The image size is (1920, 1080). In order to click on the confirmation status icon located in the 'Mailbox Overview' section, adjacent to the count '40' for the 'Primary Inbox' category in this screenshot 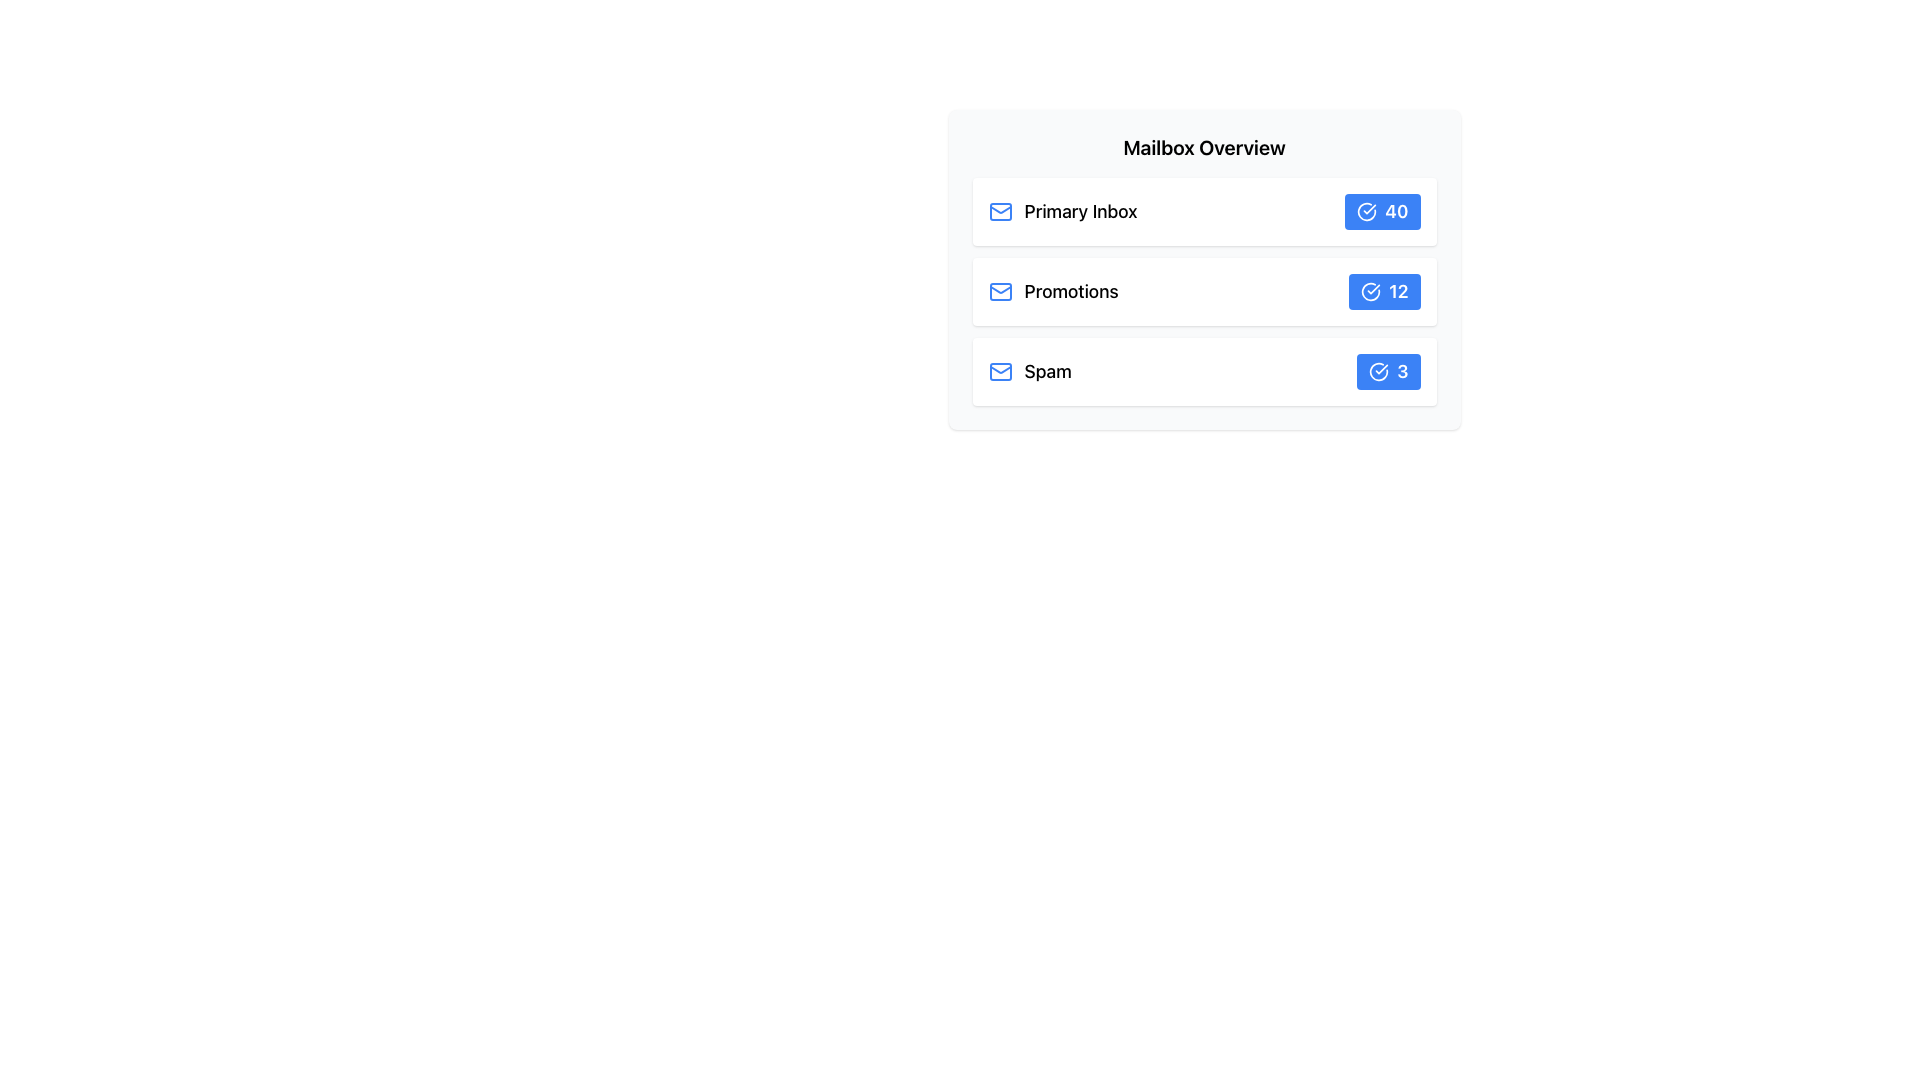, I will do `click(1366, 212)`.